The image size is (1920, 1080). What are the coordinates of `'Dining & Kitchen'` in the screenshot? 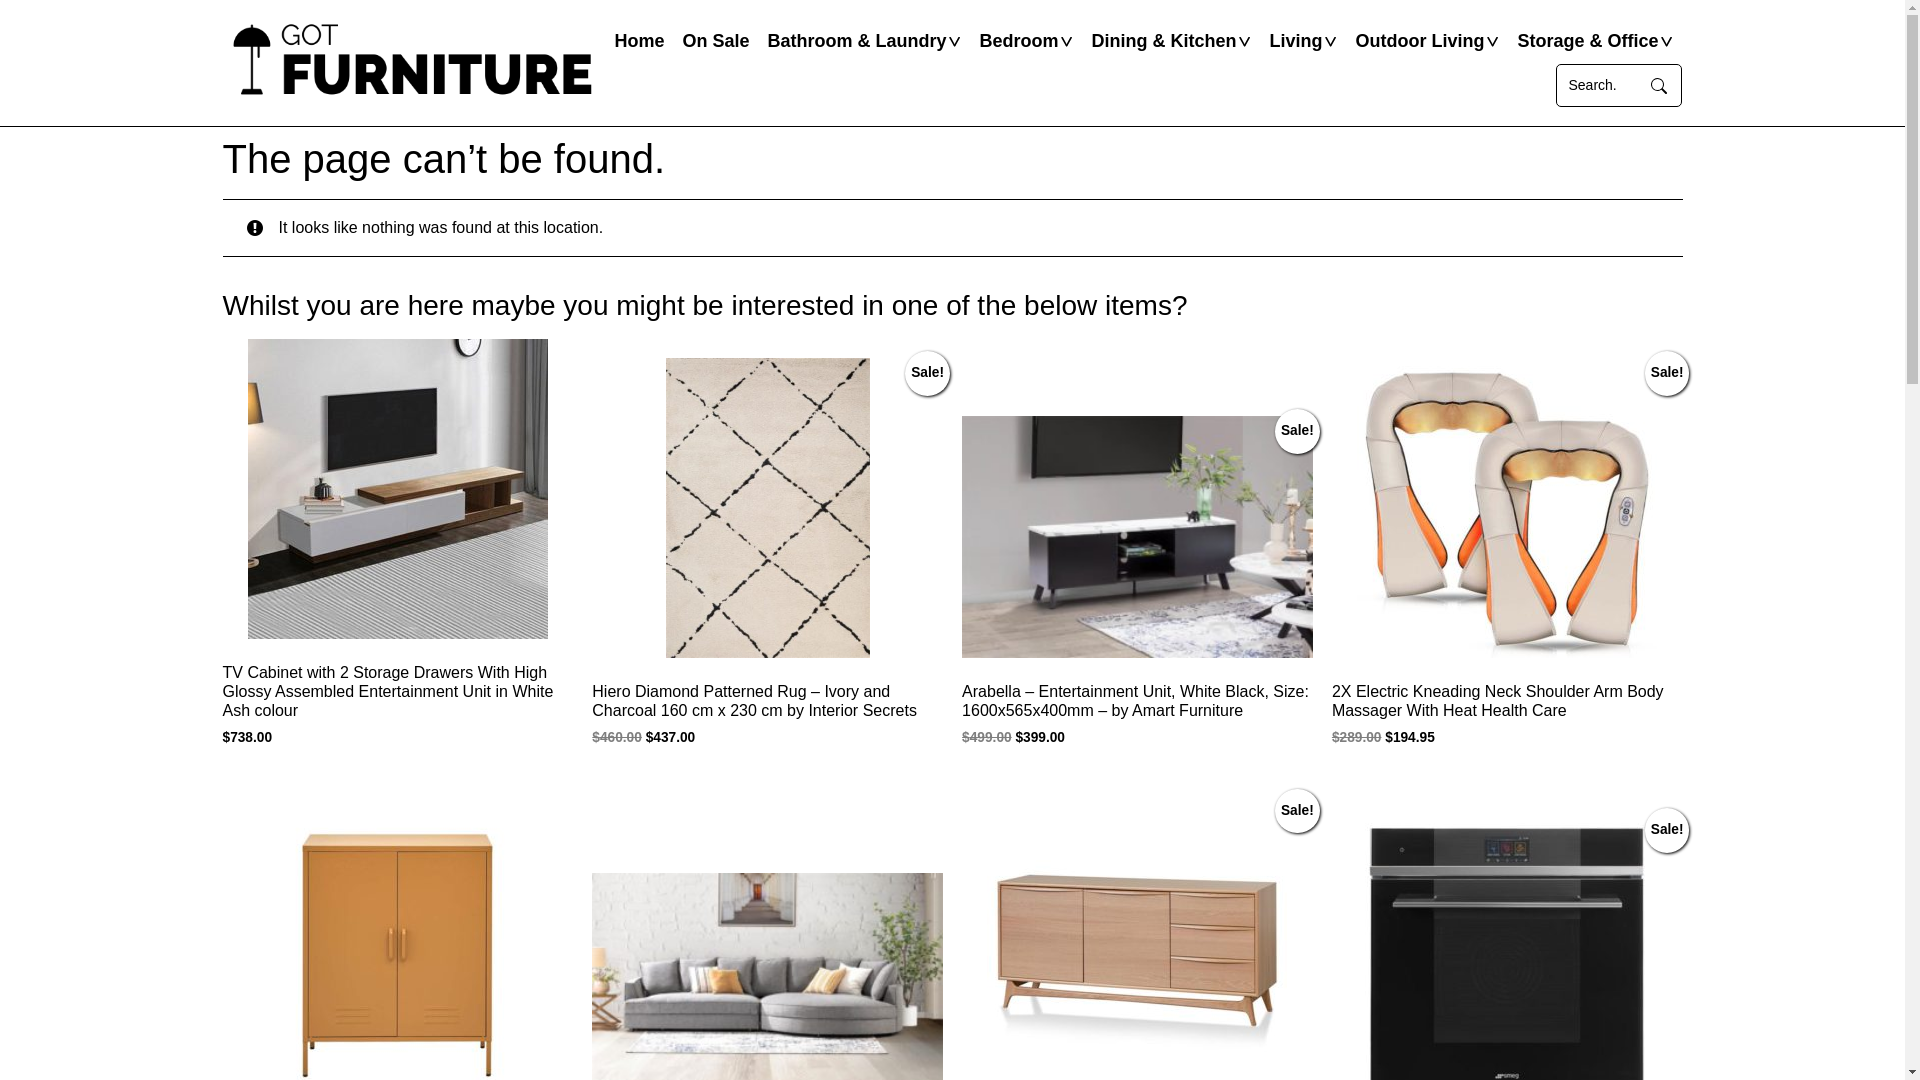 It's located at (1163, 41).